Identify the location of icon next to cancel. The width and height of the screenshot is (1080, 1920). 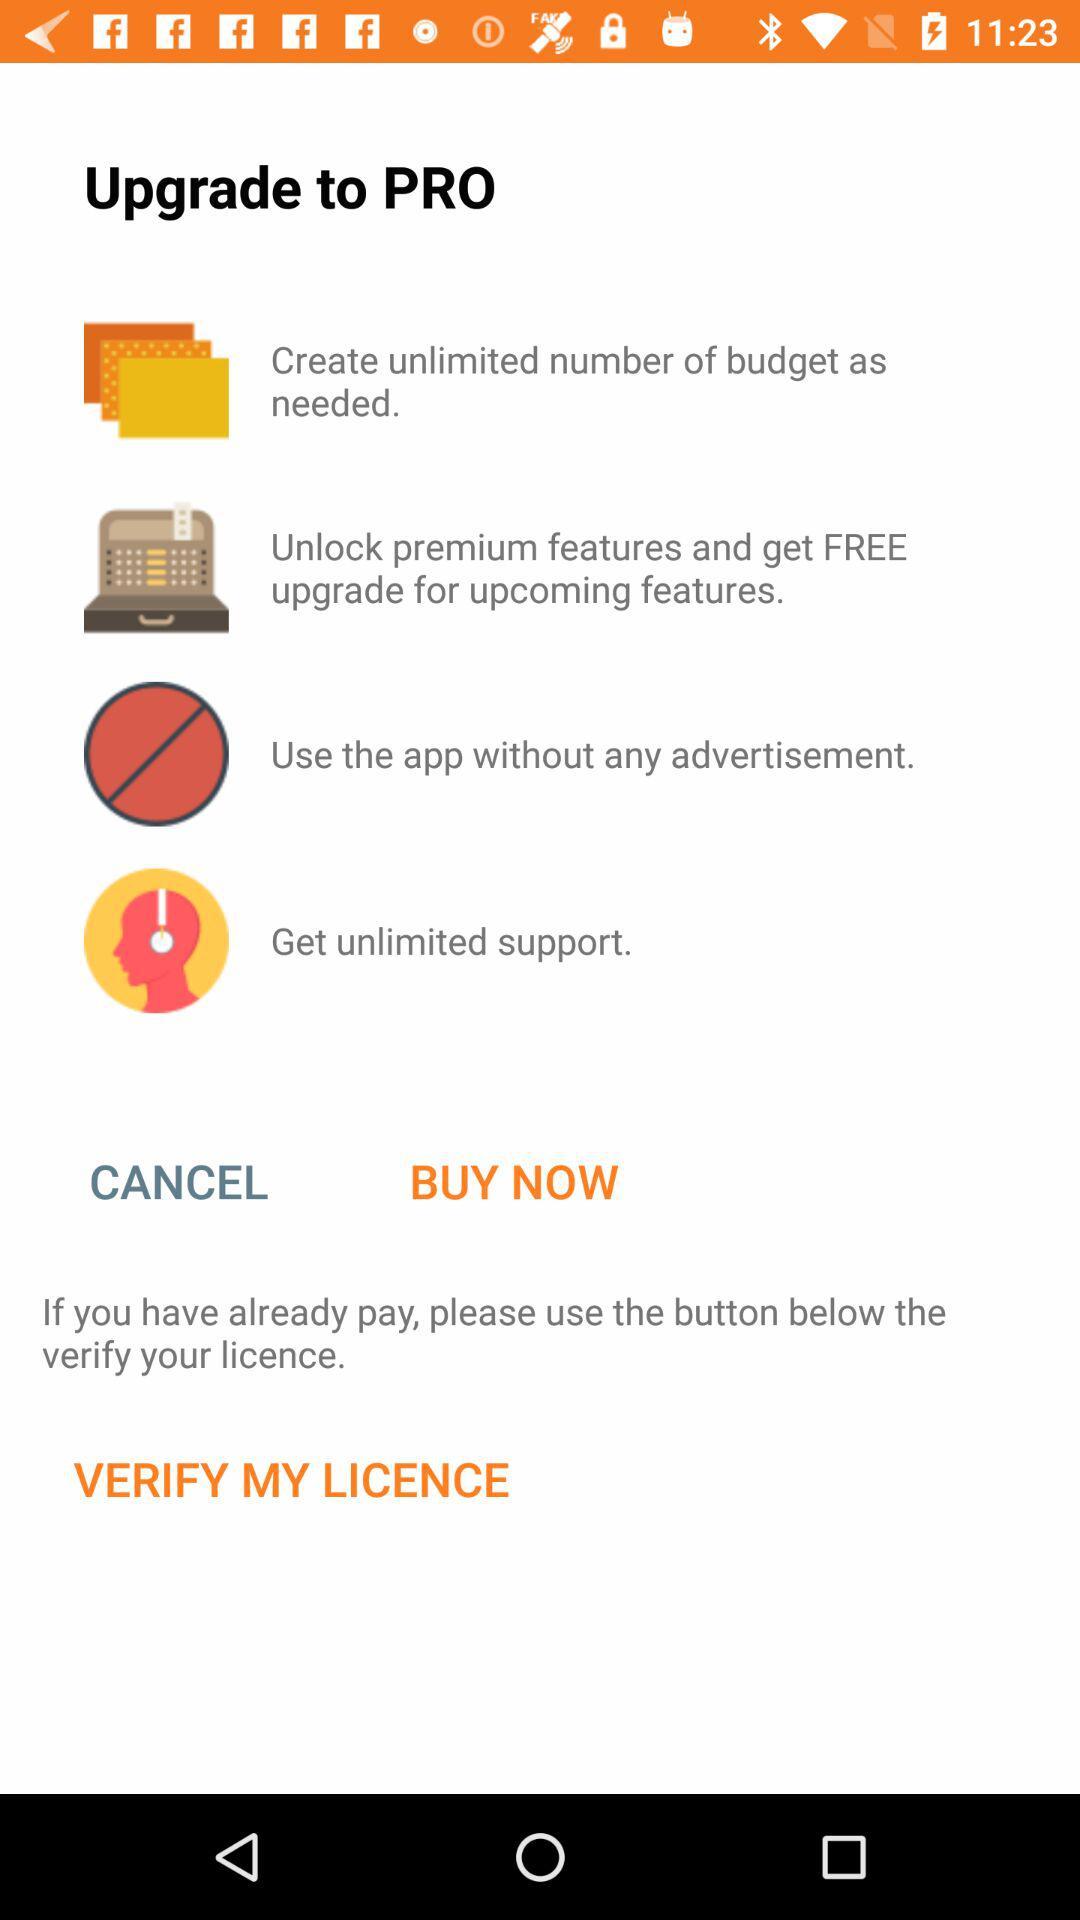
(513, 1181).